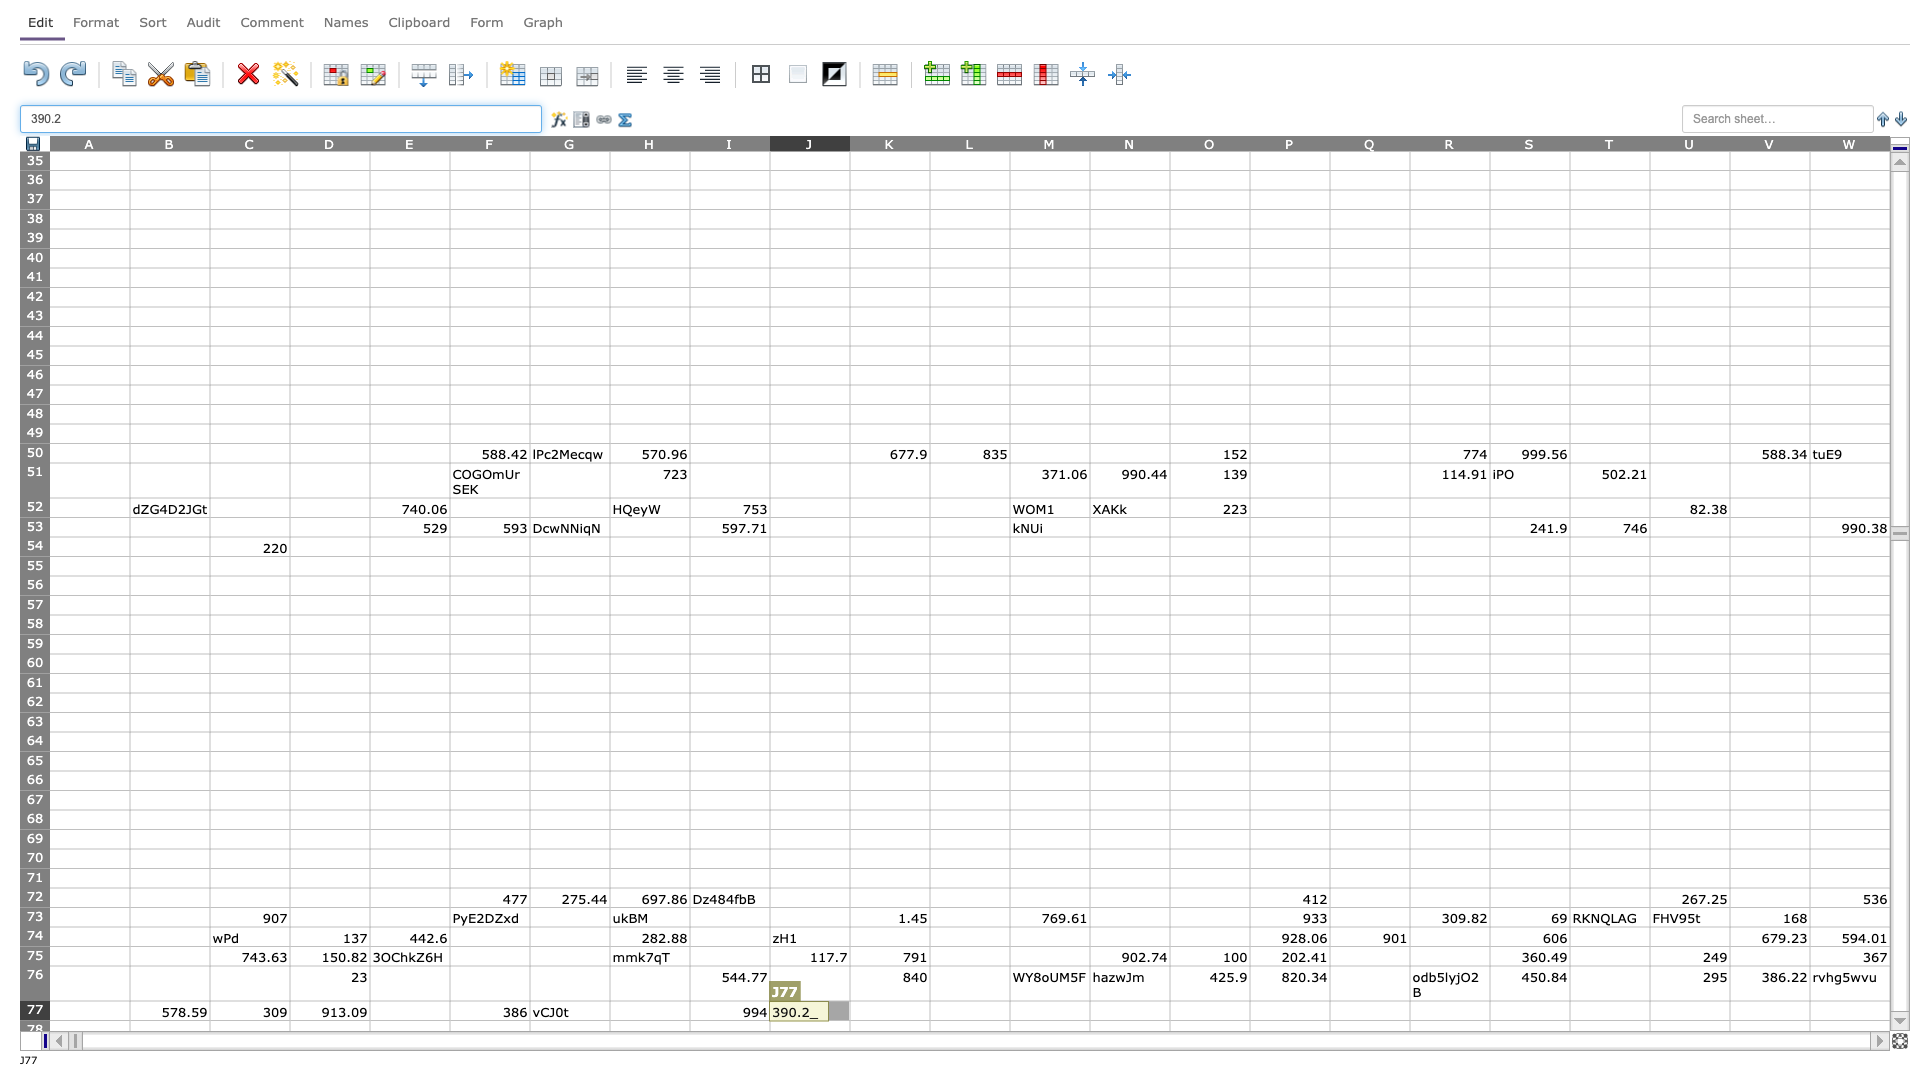  I want to click on top left corner of cell L77, so click(929, 1001).